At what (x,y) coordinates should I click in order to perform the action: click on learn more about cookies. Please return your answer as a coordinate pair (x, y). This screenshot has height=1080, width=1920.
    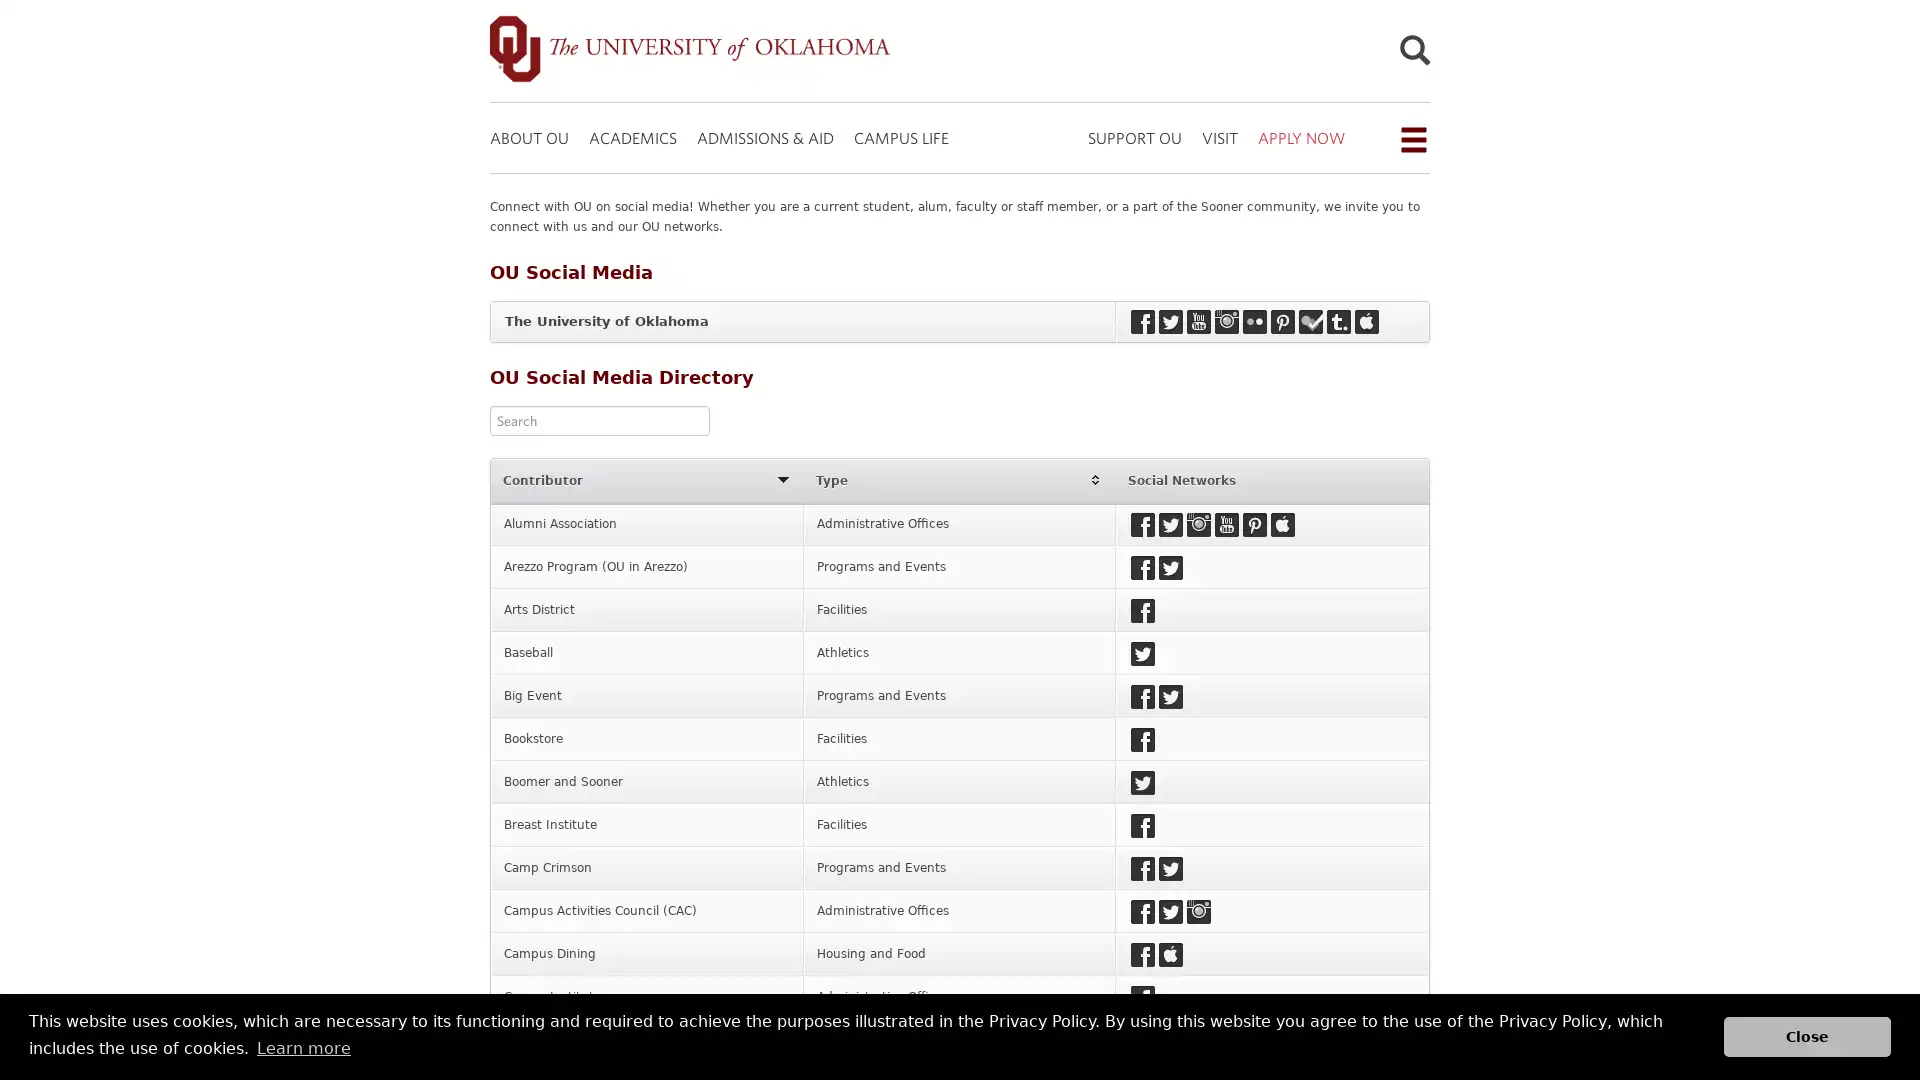
    Looking at the image, I should click on (302, 1047).